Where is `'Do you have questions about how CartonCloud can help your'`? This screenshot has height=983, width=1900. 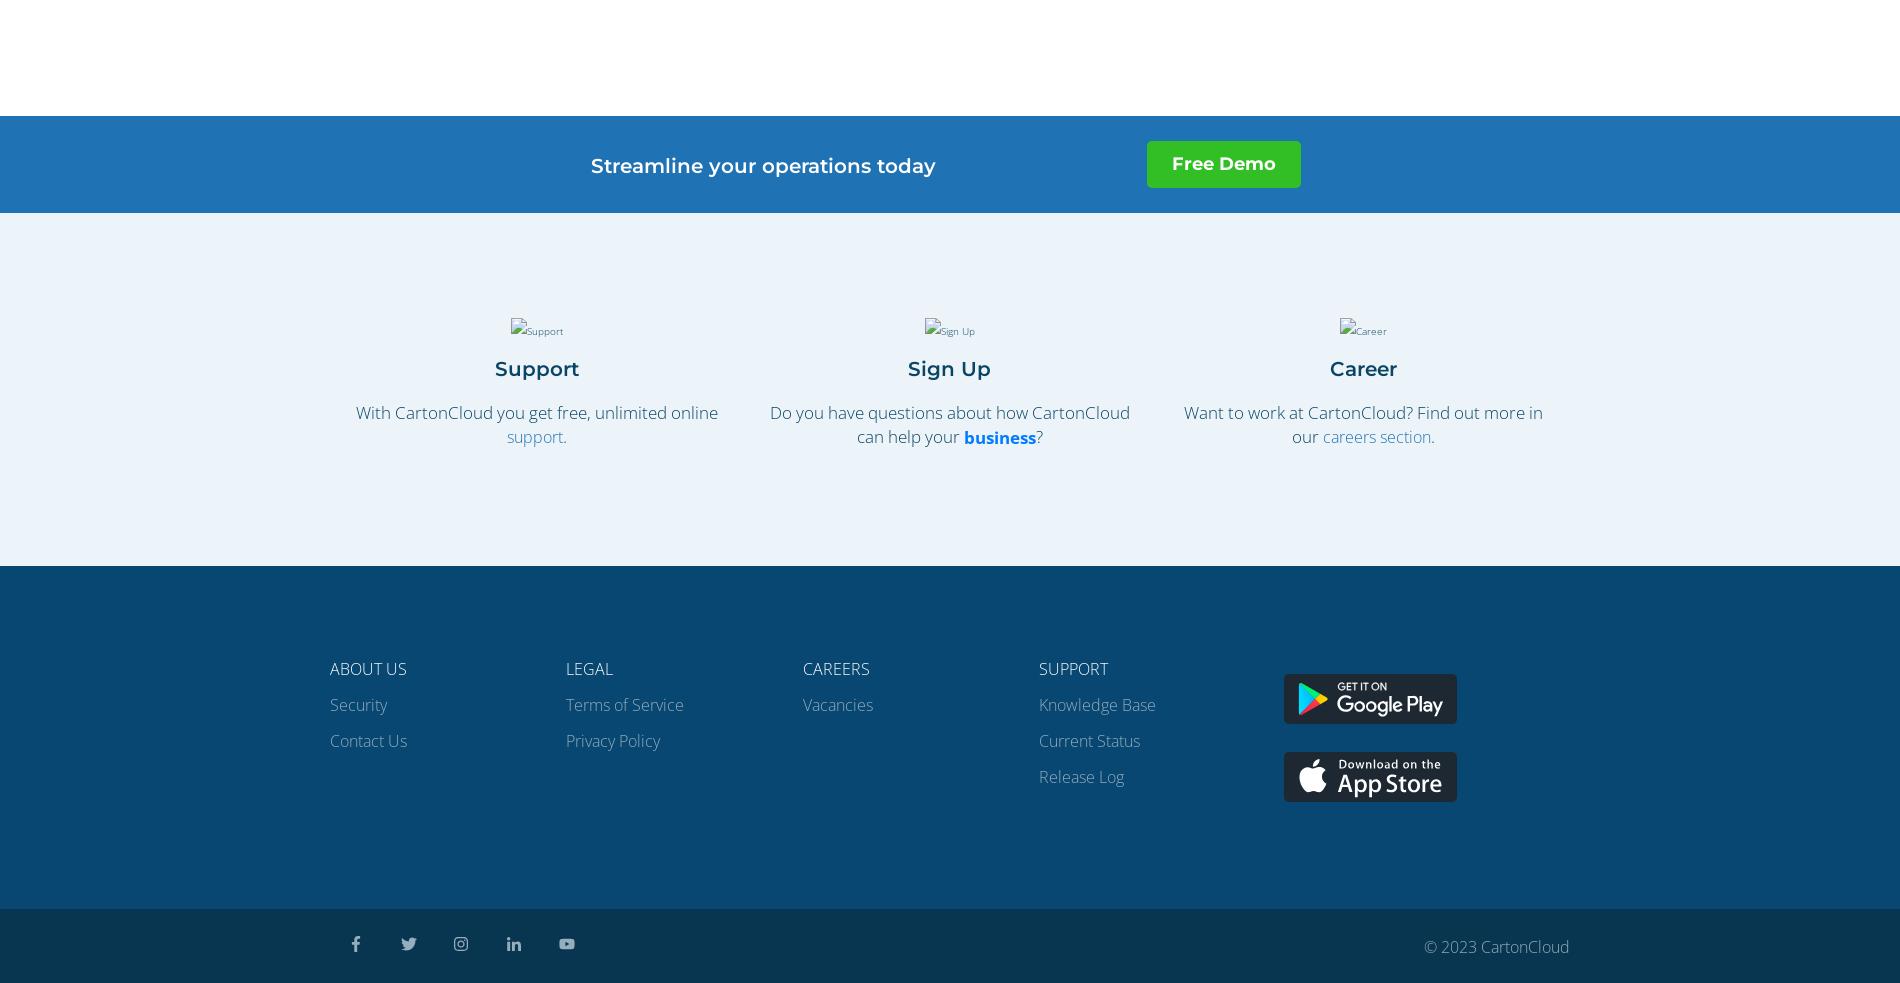
'Do you have questions about how CartonCloud can help your' is located at coordinates (767, 422).